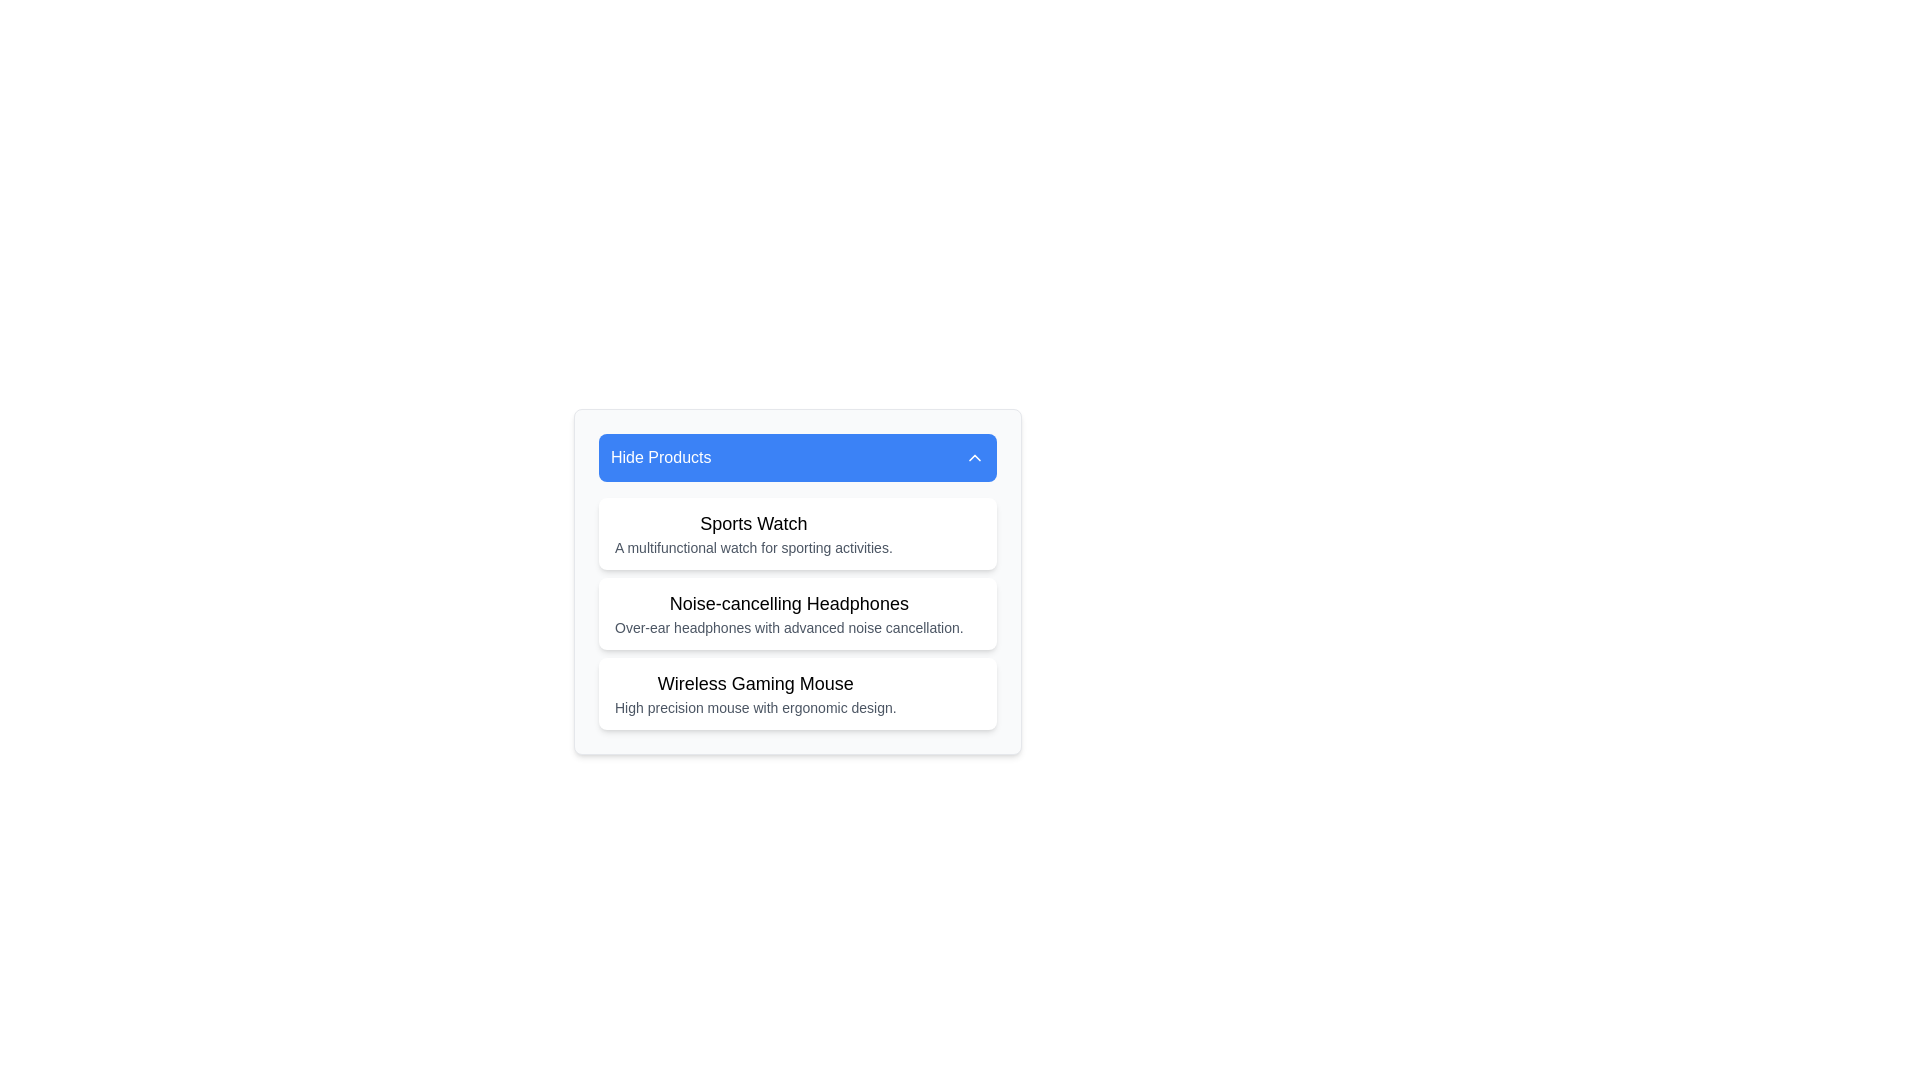  What do you see at coordinates (796, 612) in the screenshot?
I see `on the second informational card in the 'Hide Products' section that provides details about a product, located between the 'Sports Watch' and 'Wireless Gaming Mouse' cards` at bounding box center [796, 612].